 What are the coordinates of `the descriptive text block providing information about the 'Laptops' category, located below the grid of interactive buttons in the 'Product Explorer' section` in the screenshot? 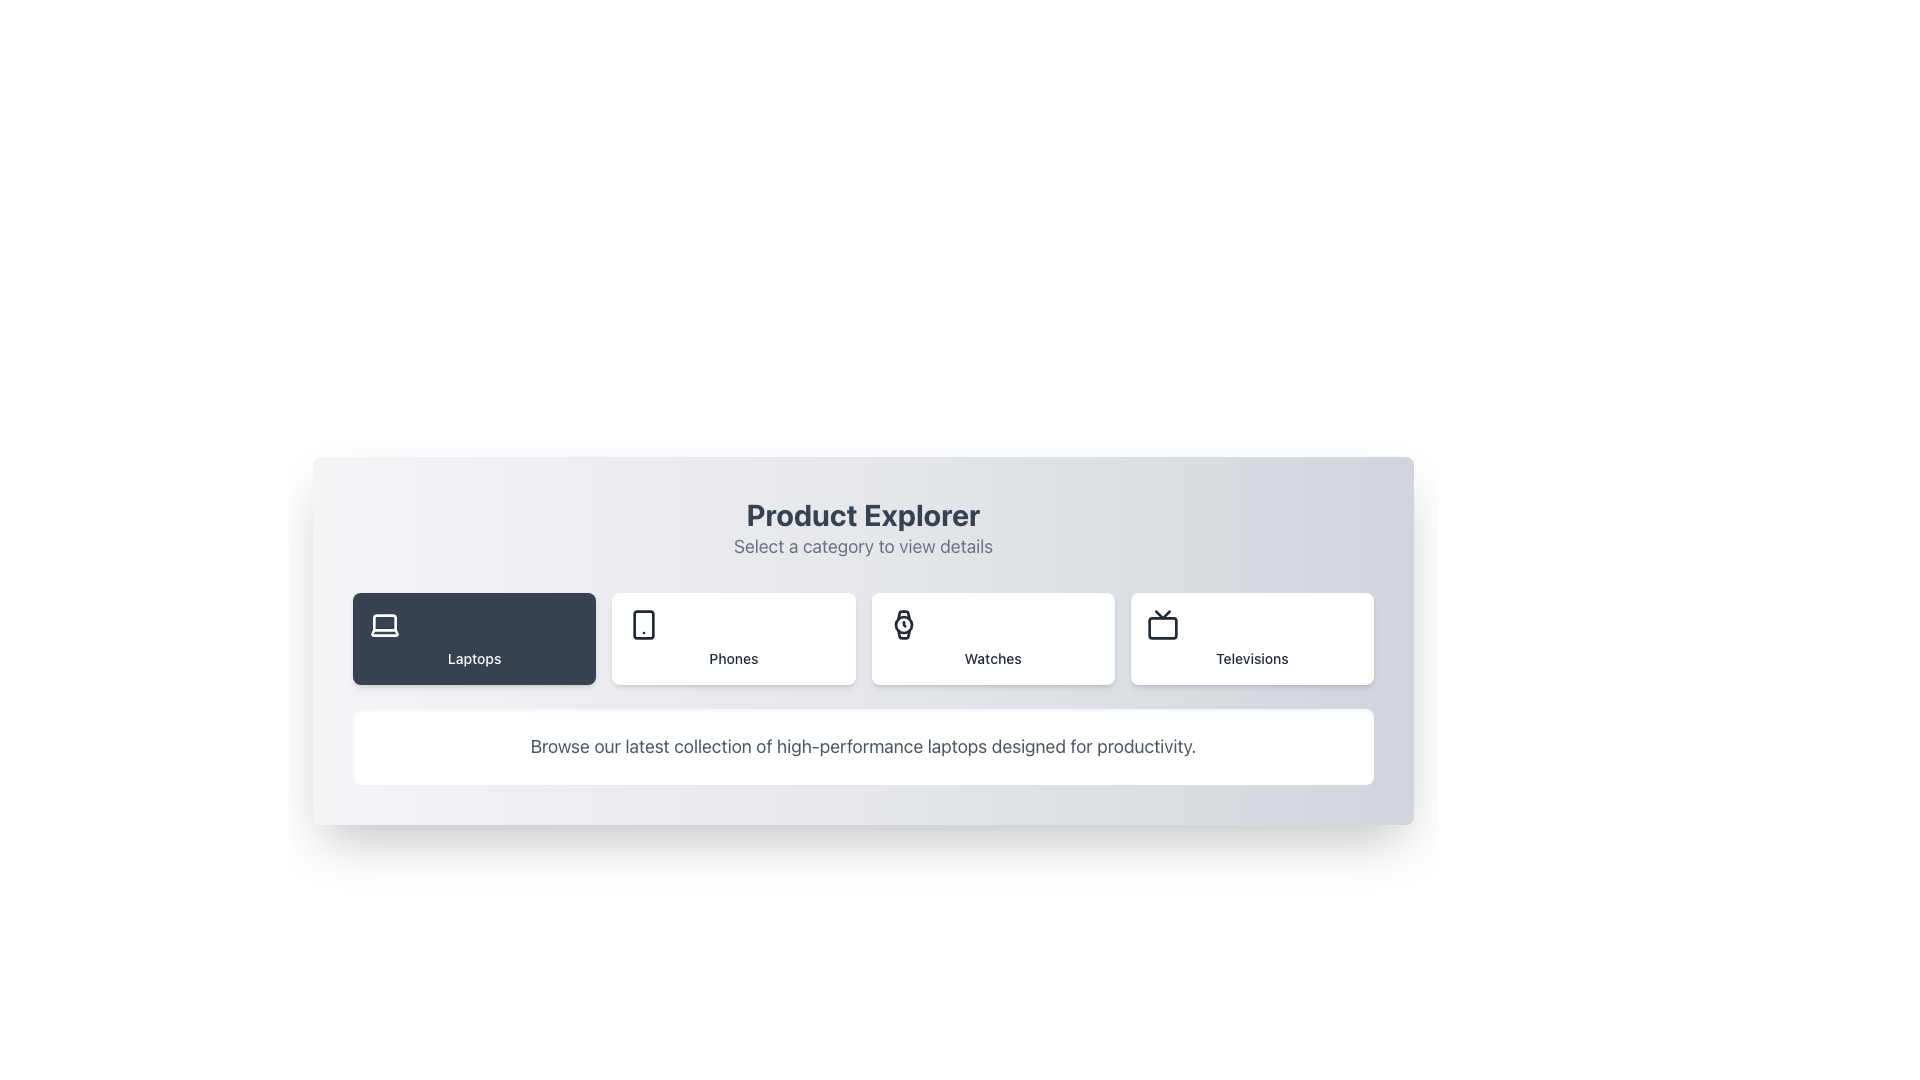 It's located at (863, 747).